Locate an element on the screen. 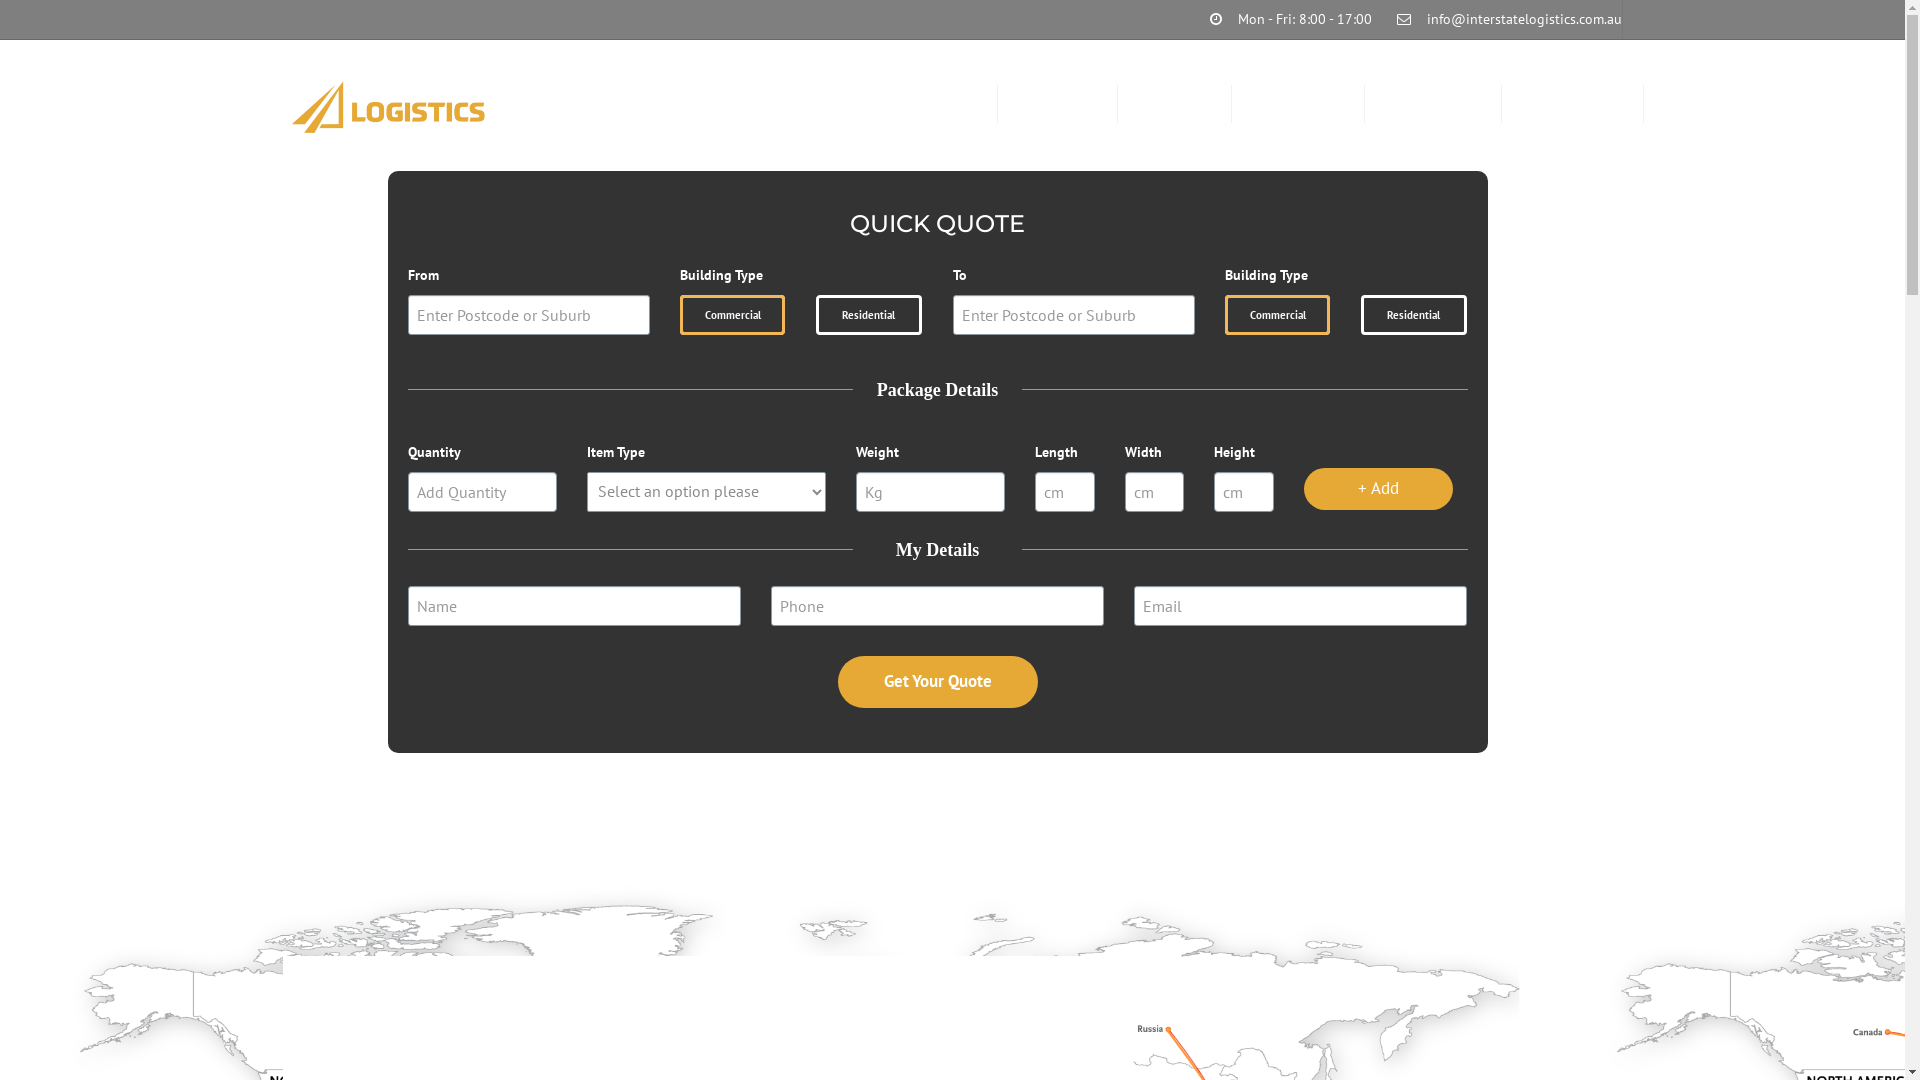 This screenshot has width=1920, height=1080. 'Get Your Quote' is located at coordinates (838, 681).